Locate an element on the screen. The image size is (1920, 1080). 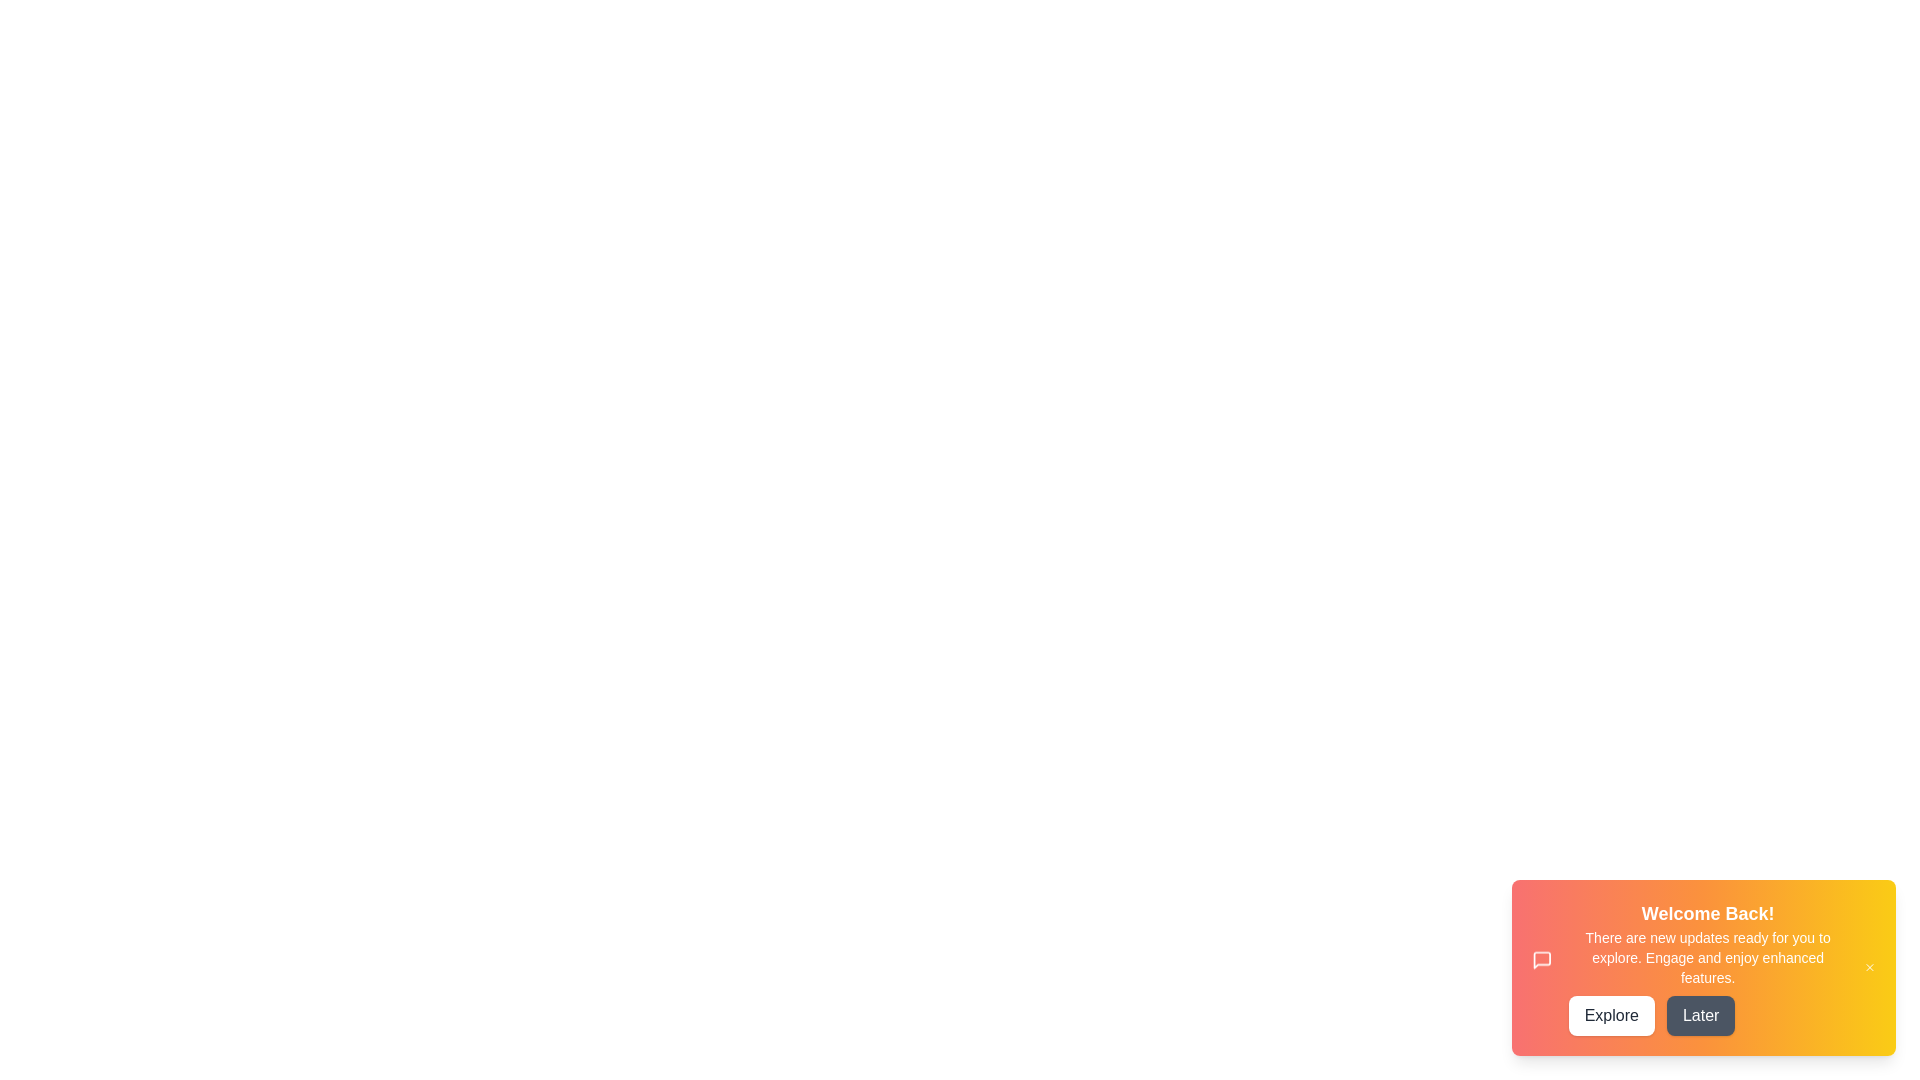
the close icon to hide the snackbar is located at coordinates (1868, 967).